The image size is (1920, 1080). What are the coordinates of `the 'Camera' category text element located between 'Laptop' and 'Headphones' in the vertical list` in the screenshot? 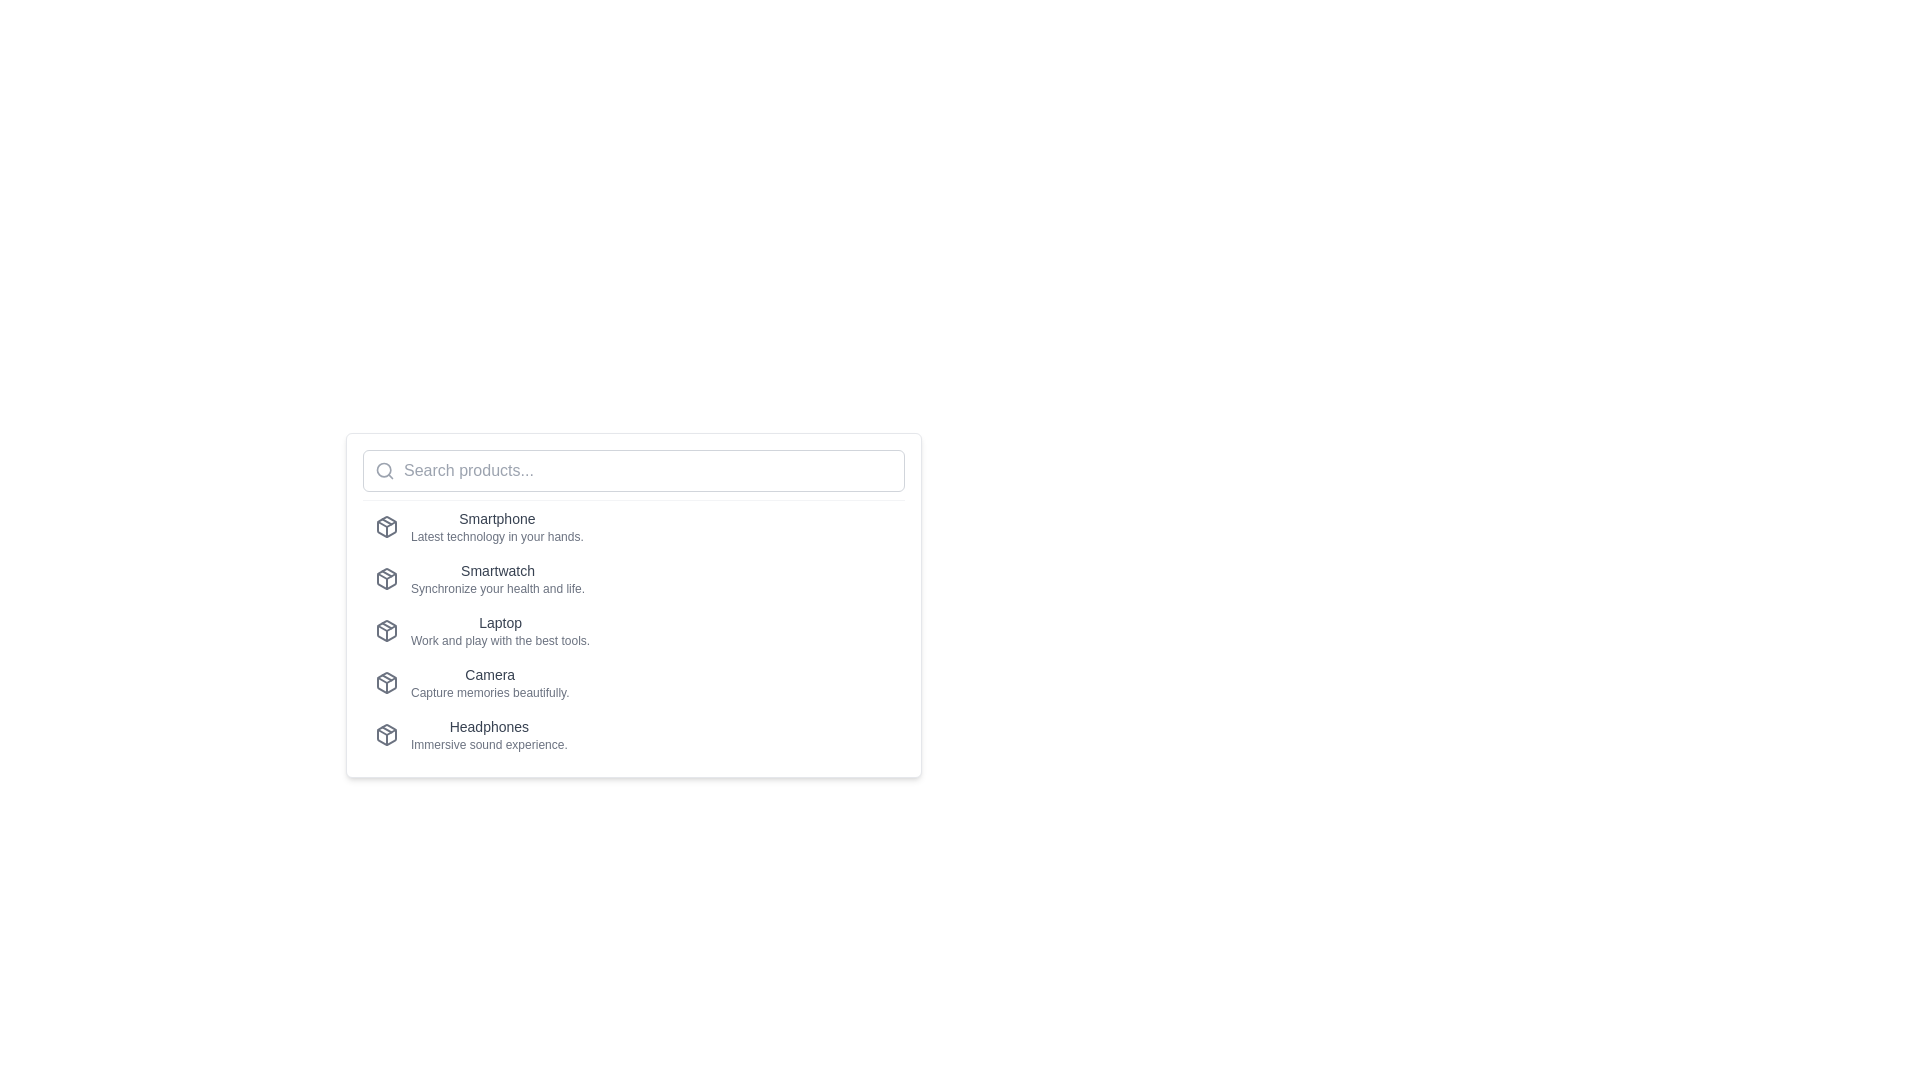 It's located at (490, 681).